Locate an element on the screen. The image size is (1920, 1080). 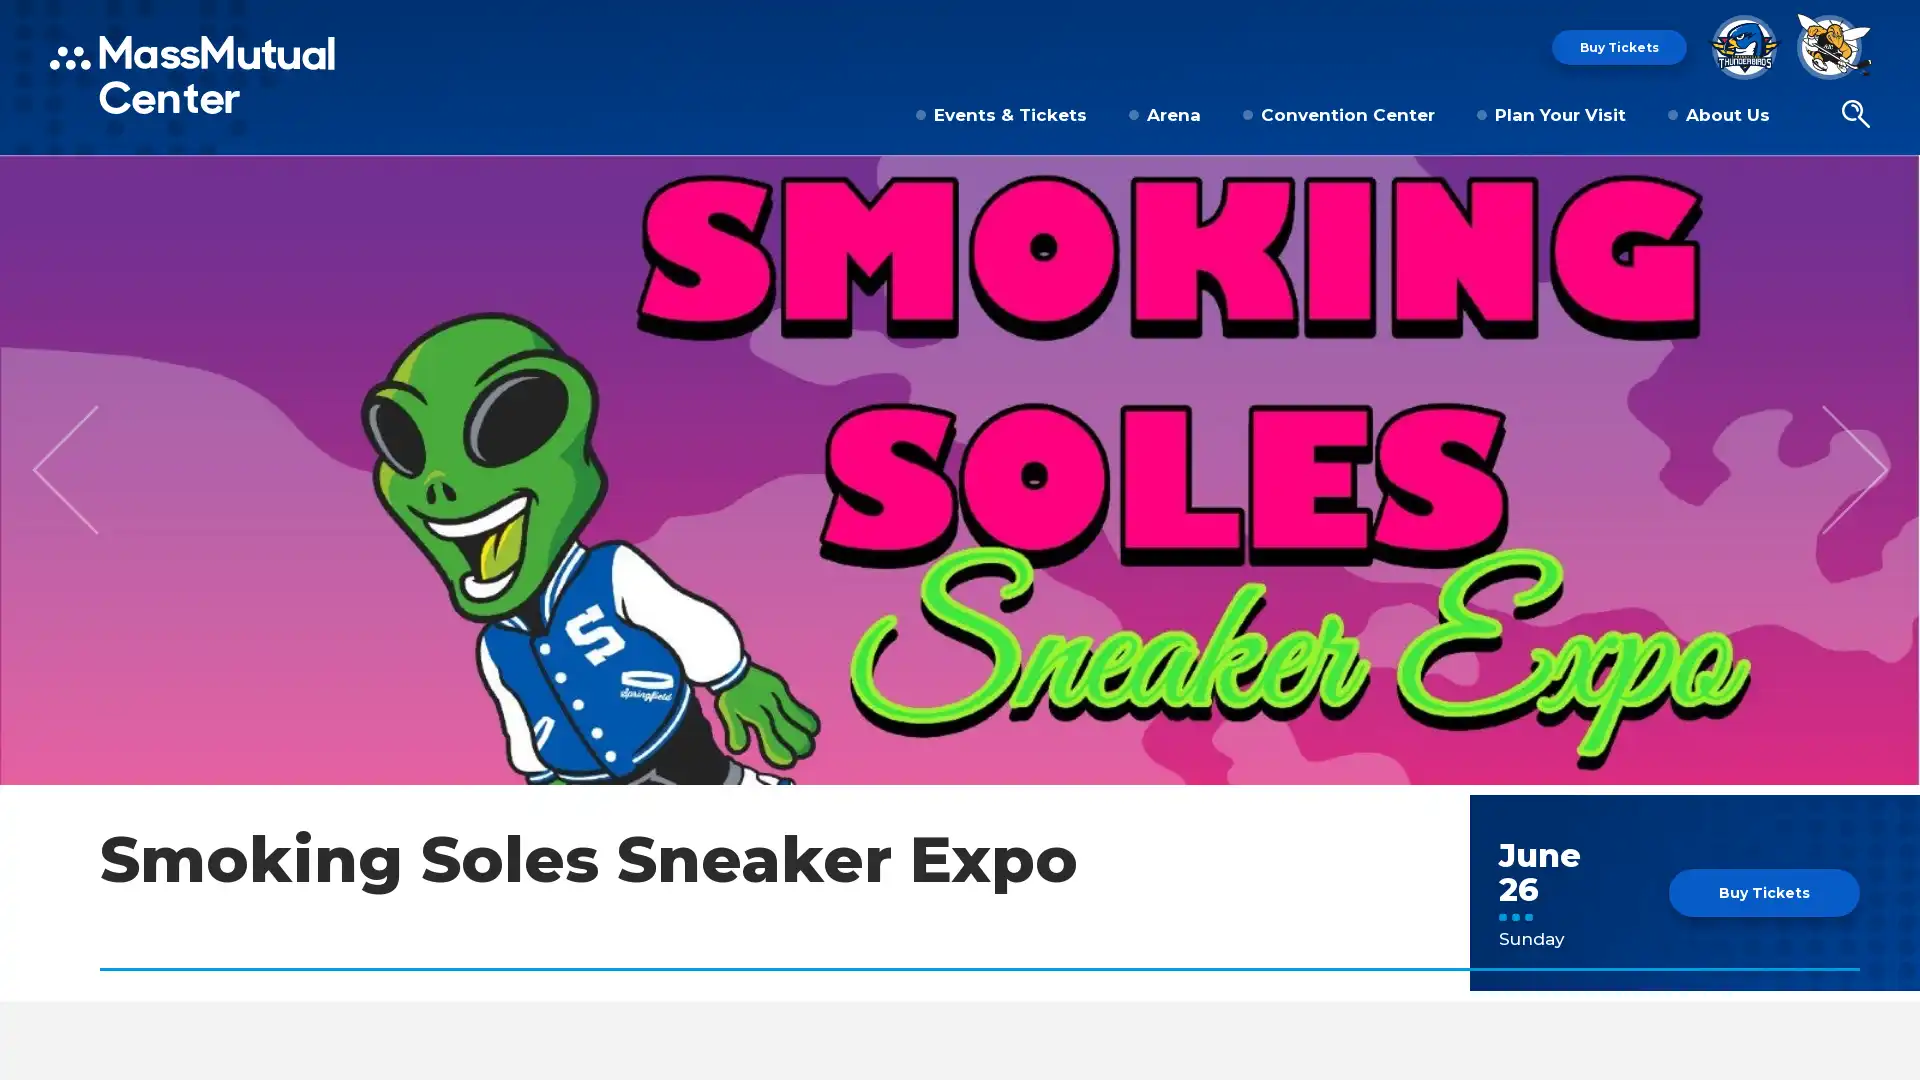
Toggle Search is located at coordinates (1854, 115).